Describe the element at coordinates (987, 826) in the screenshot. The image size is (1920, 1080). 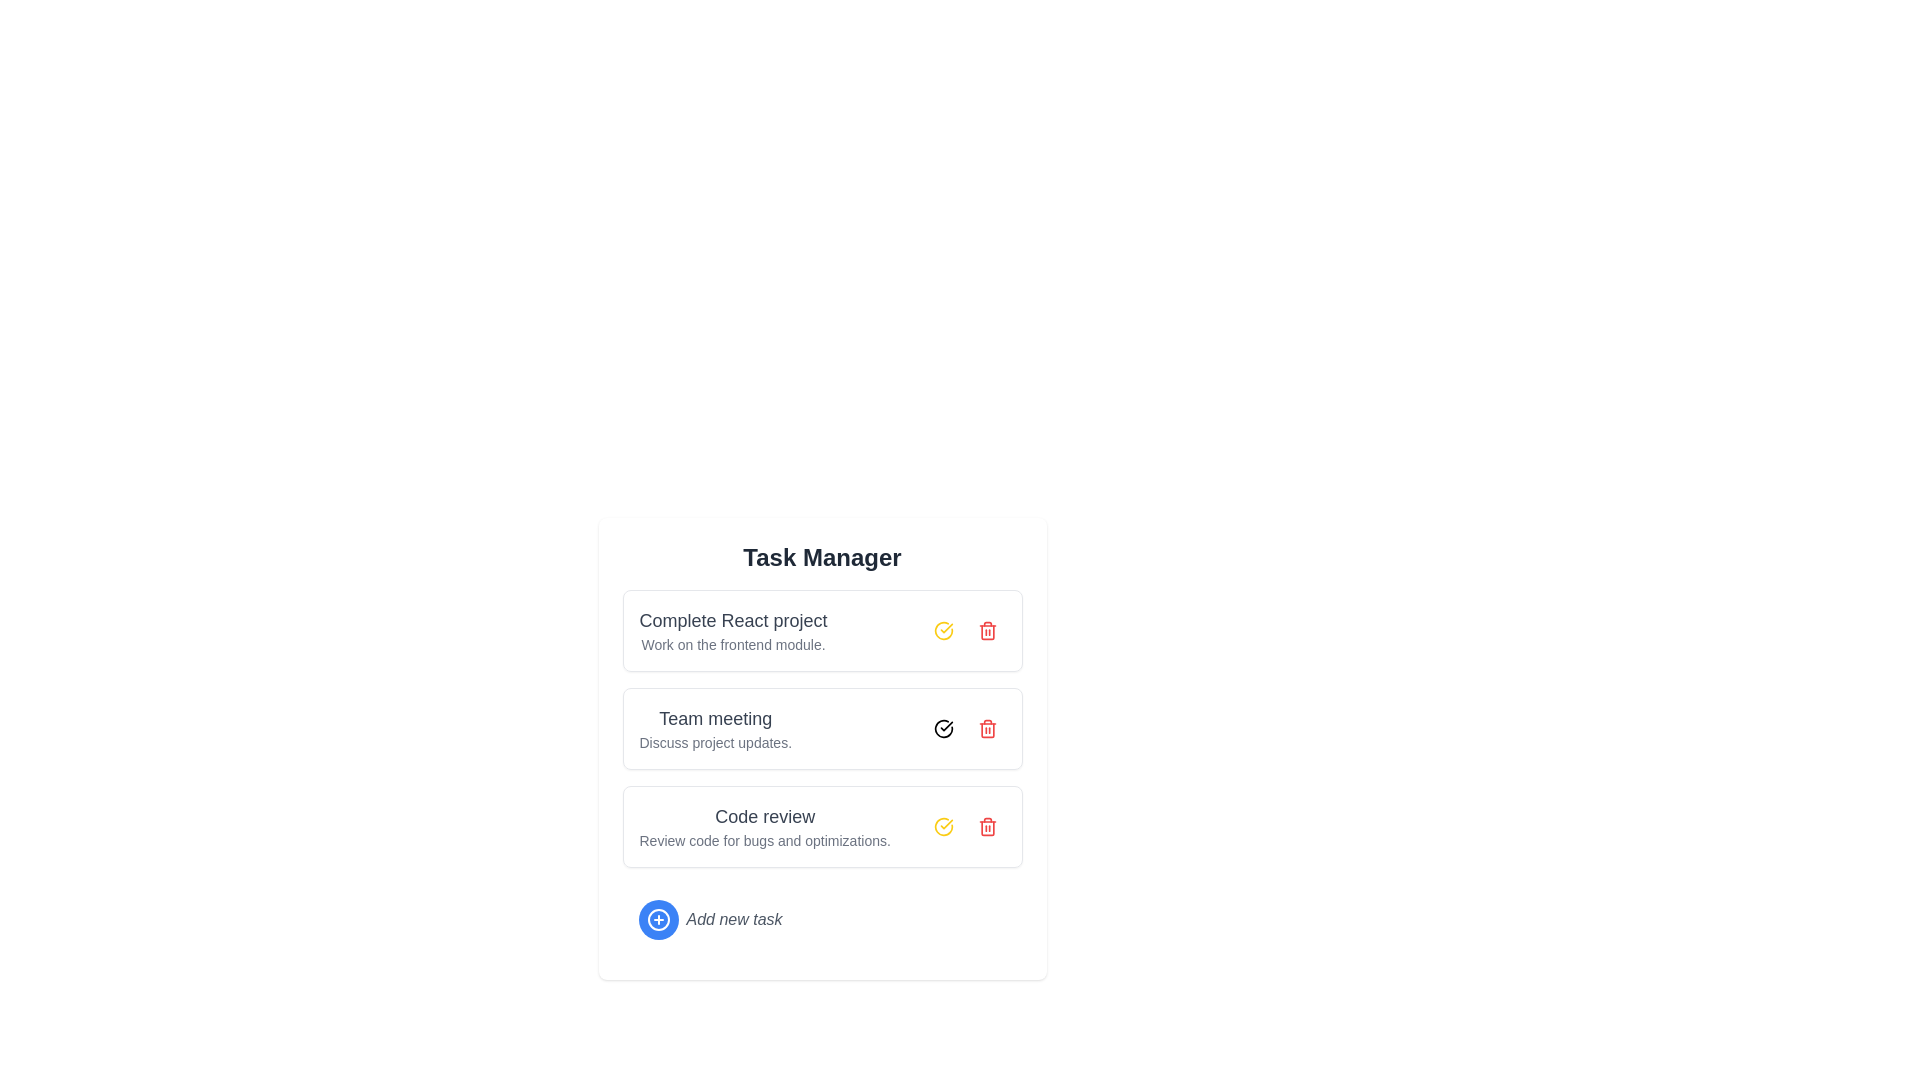
I see `the delete button for the 'Code review' task` at that location.